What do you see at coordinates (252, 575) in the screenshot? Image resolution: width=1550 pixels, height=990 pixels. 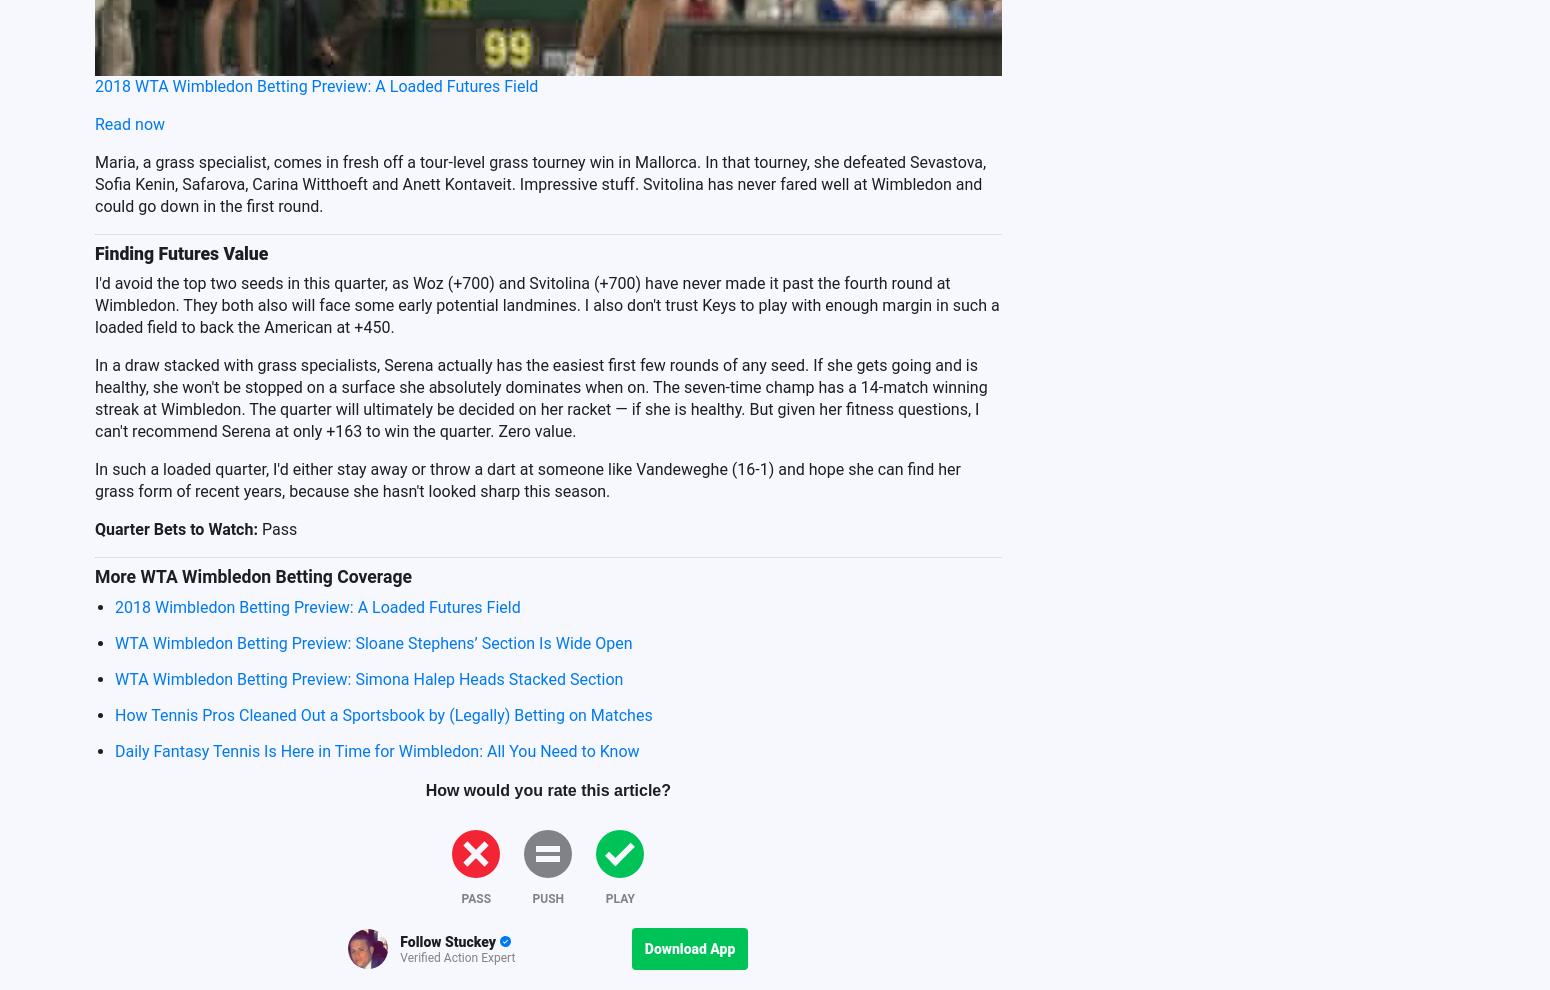 I see `'More WTA Wimbledon Betting Coverage'` at bounding box center [252, 575].